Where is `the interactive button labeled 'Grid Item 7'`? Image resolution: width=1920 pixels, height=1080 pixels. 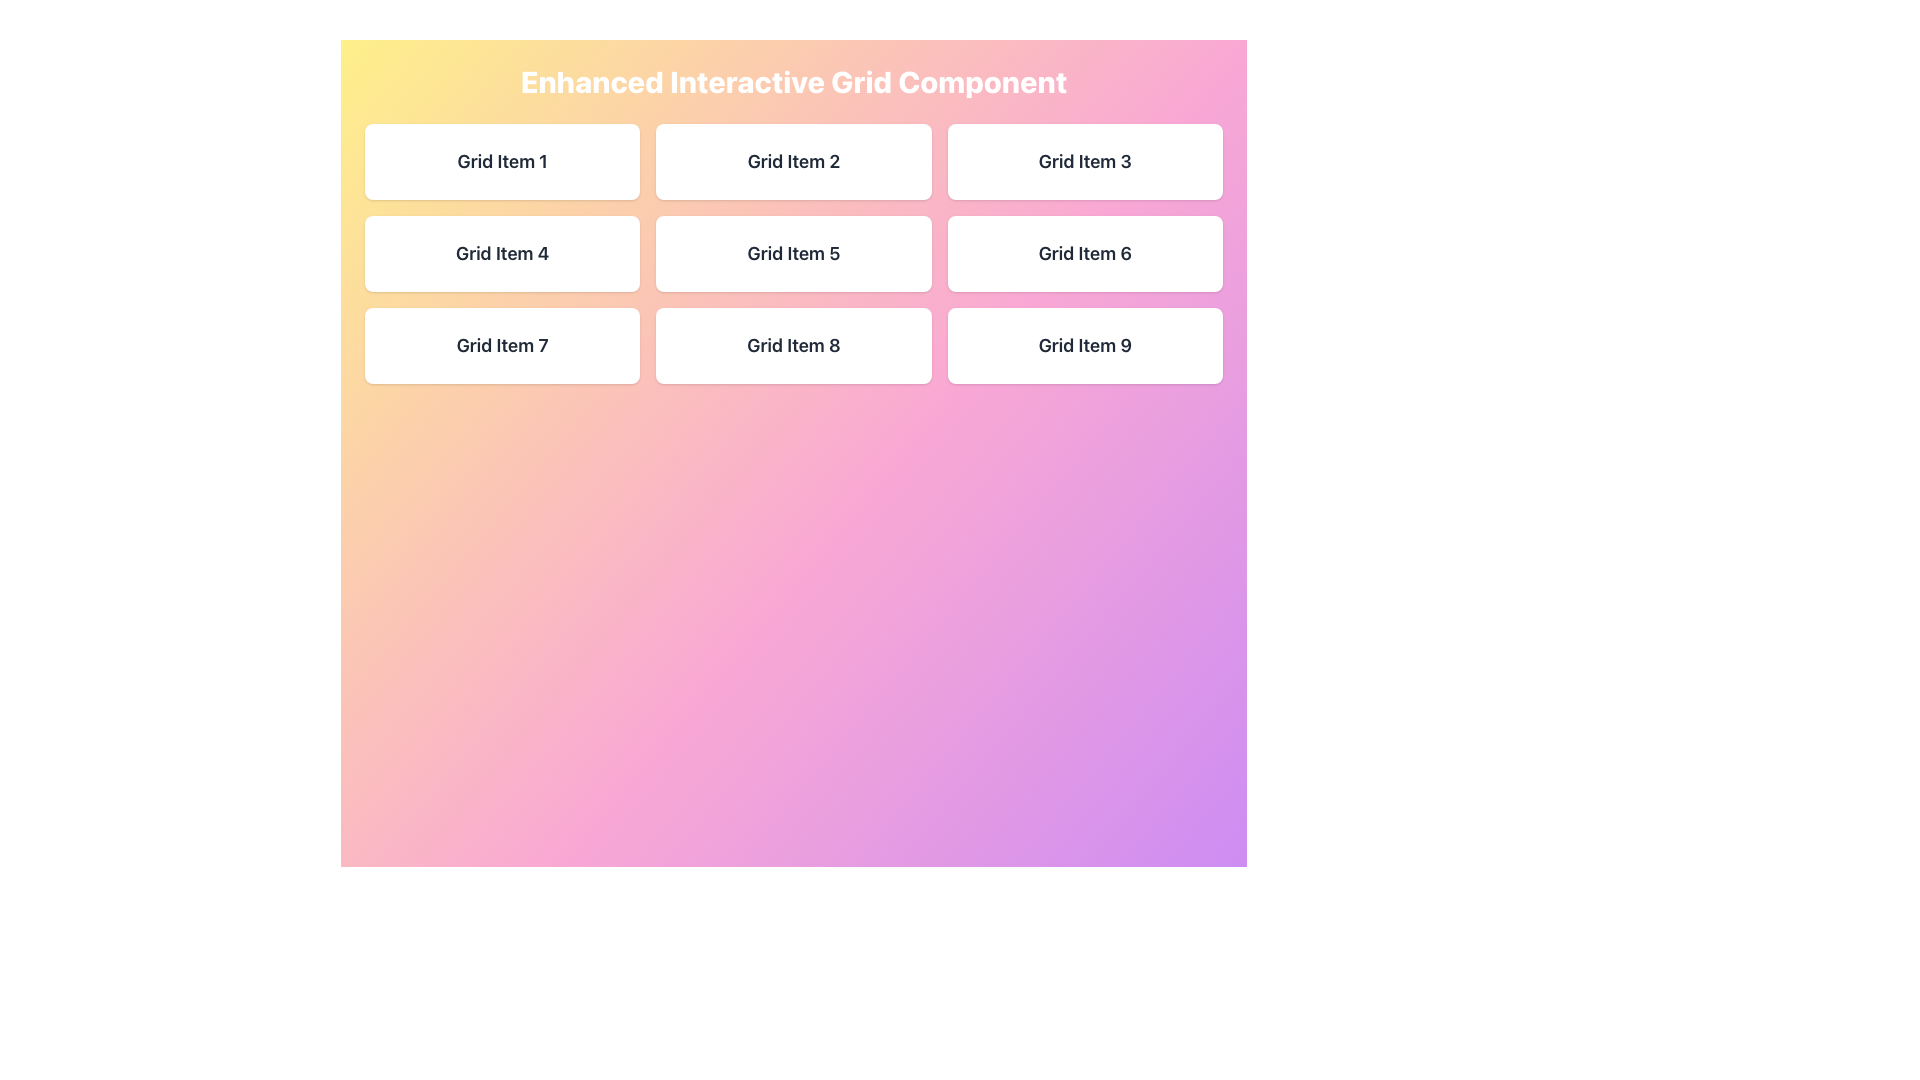
the interactive button labeled 'Grid Item 7' is located at coordinates (502, 345).